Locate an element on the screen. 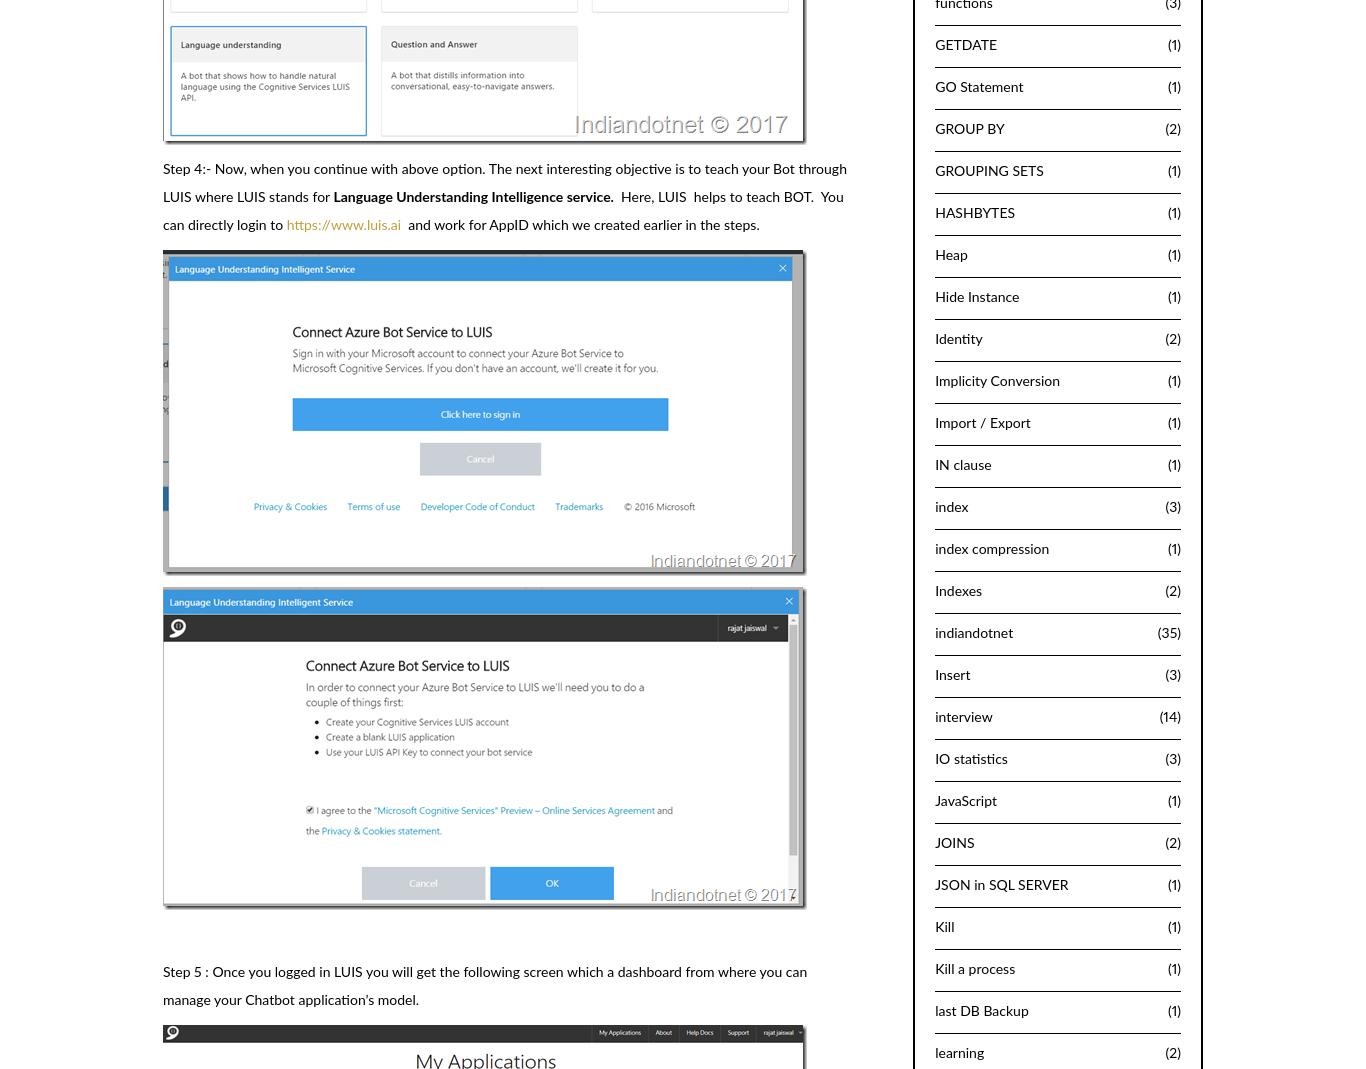  'indiandotnet' is located at coordinates (973, 632).